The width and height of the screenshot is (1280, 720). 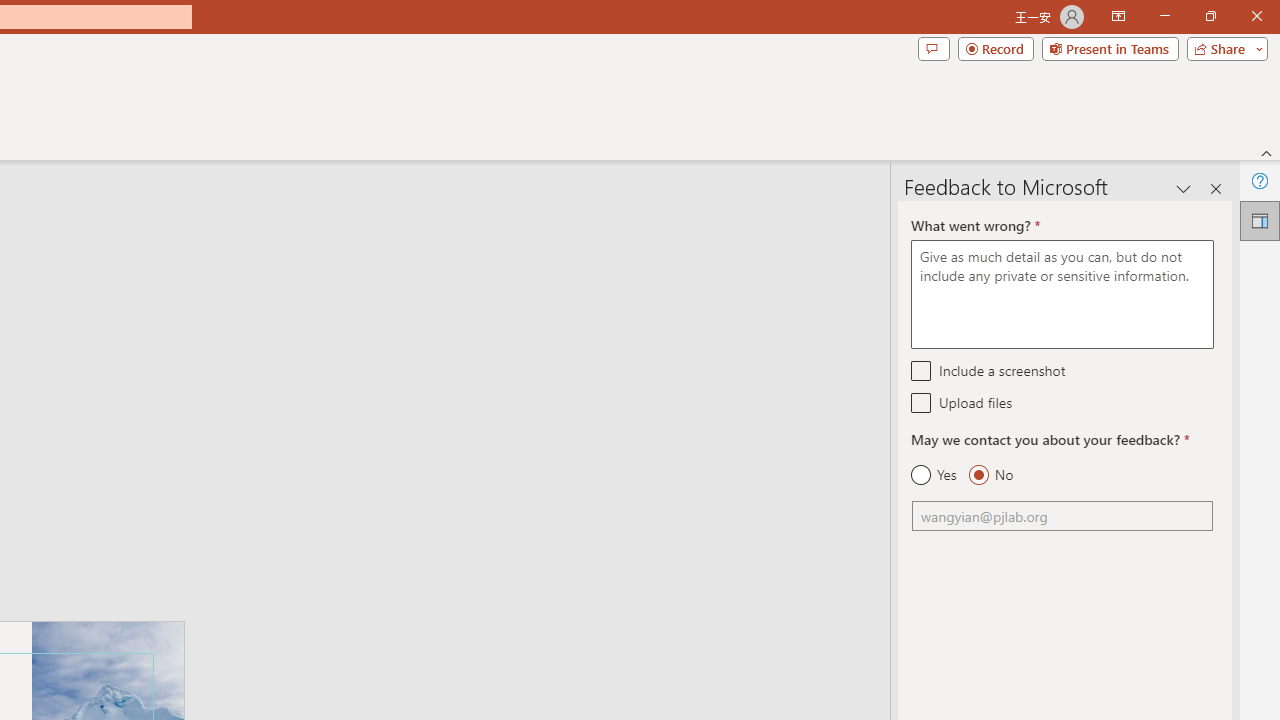 What do you see at coordinates (995, 47) in the screenshot?
I see `'Record'` at bounding box center [995, 47].